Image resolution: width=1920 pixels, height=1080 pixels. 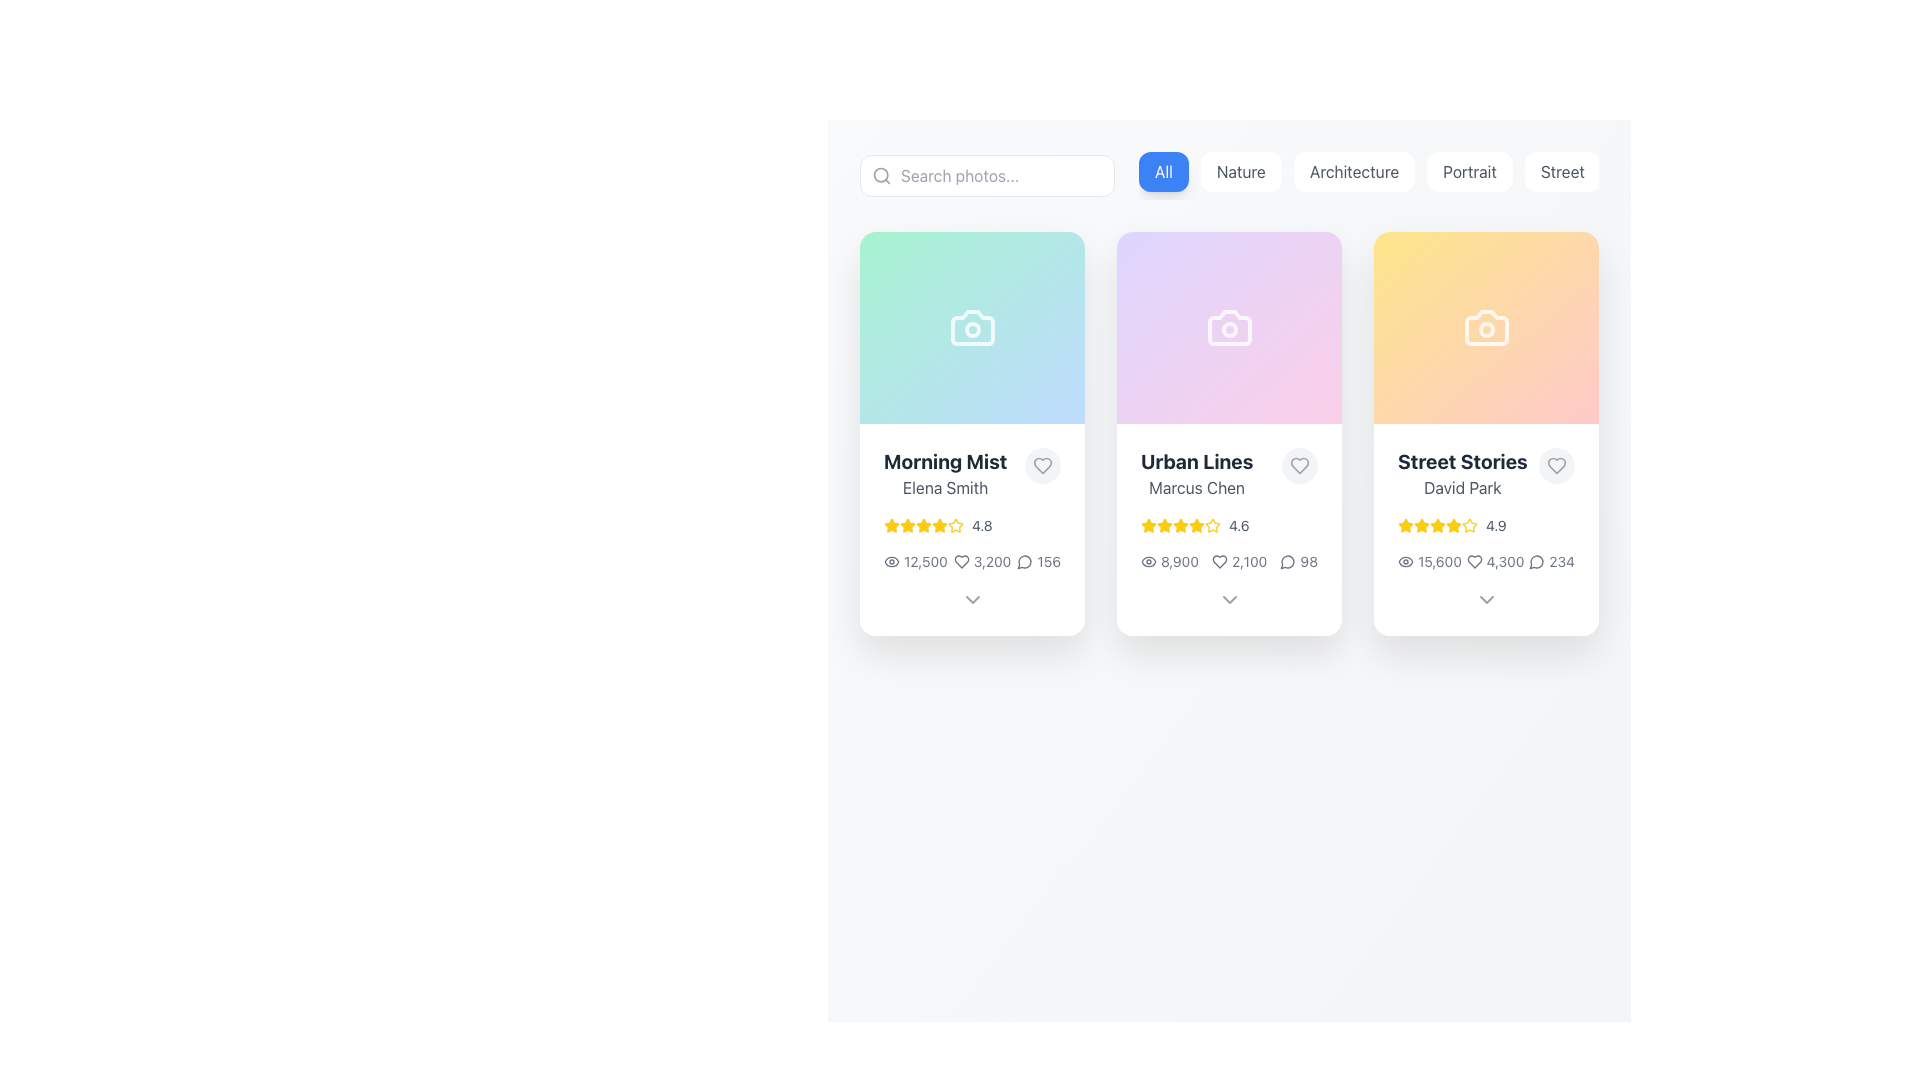 I want to click on the filtering option button located at the top-right corner of the media gallery, which is the third button from the left in a sequence of five buttons, so click(x=1367, y=175).